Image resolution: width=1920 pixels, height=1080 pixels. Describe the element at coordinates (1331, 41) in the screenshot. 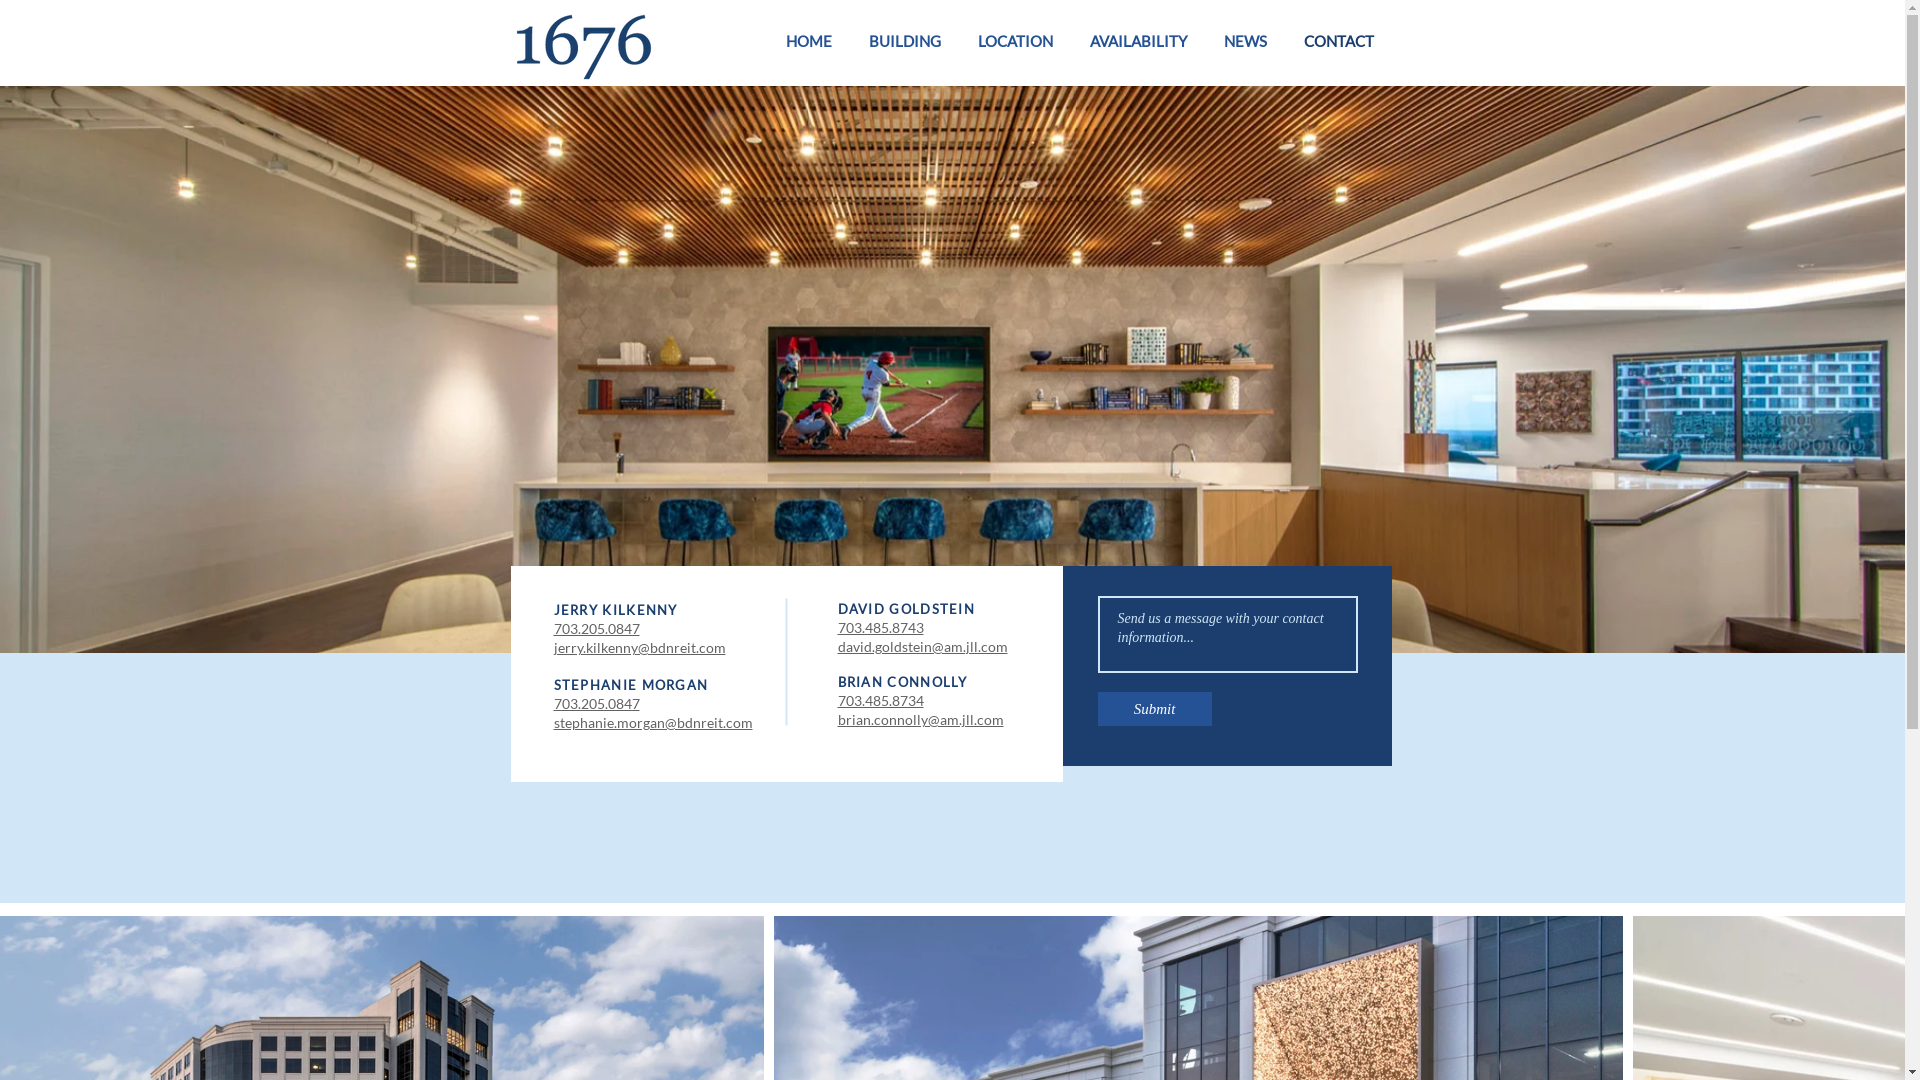

I see `'CONTACT'` at that location.